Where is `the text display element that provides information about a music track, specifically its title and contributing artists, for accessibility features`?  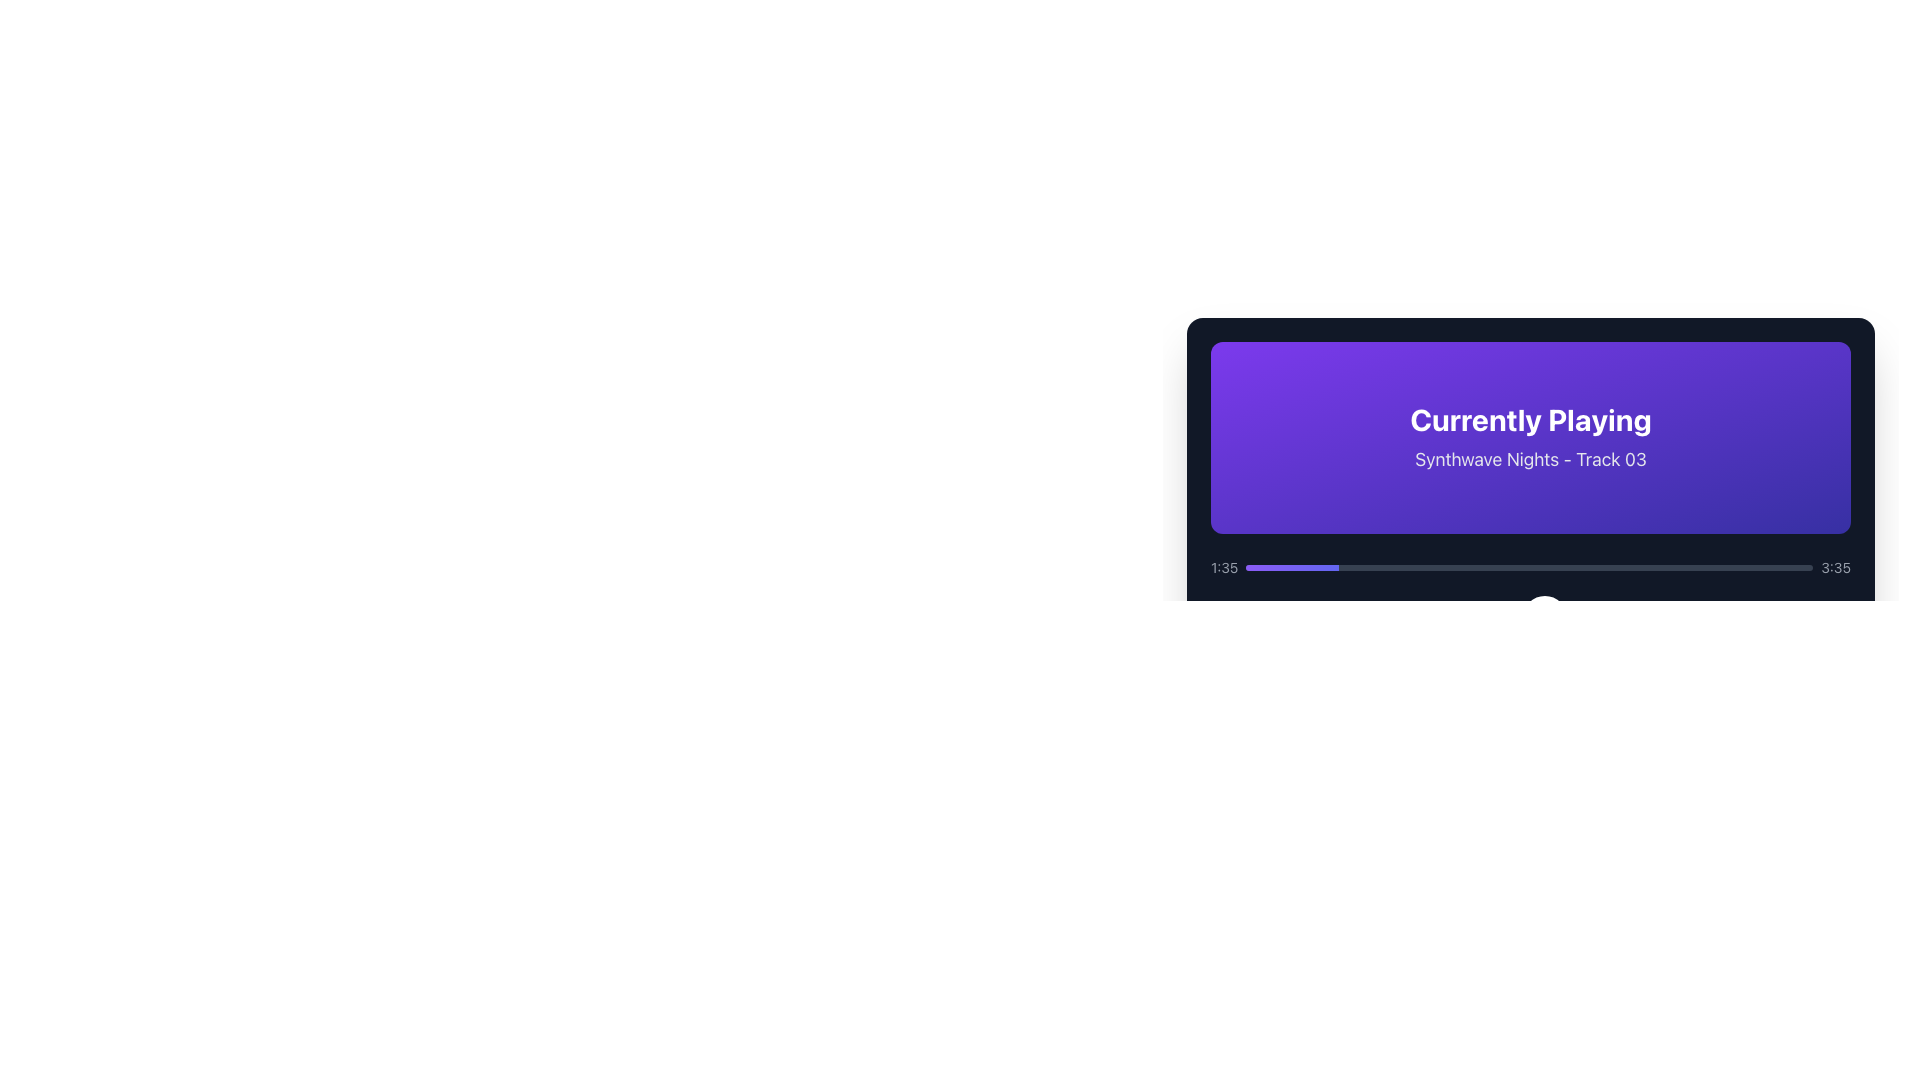 the text display element that provides information about a music track, specifically its title and contributing artists, for accessibility features is located at coordinates (1484, 793).